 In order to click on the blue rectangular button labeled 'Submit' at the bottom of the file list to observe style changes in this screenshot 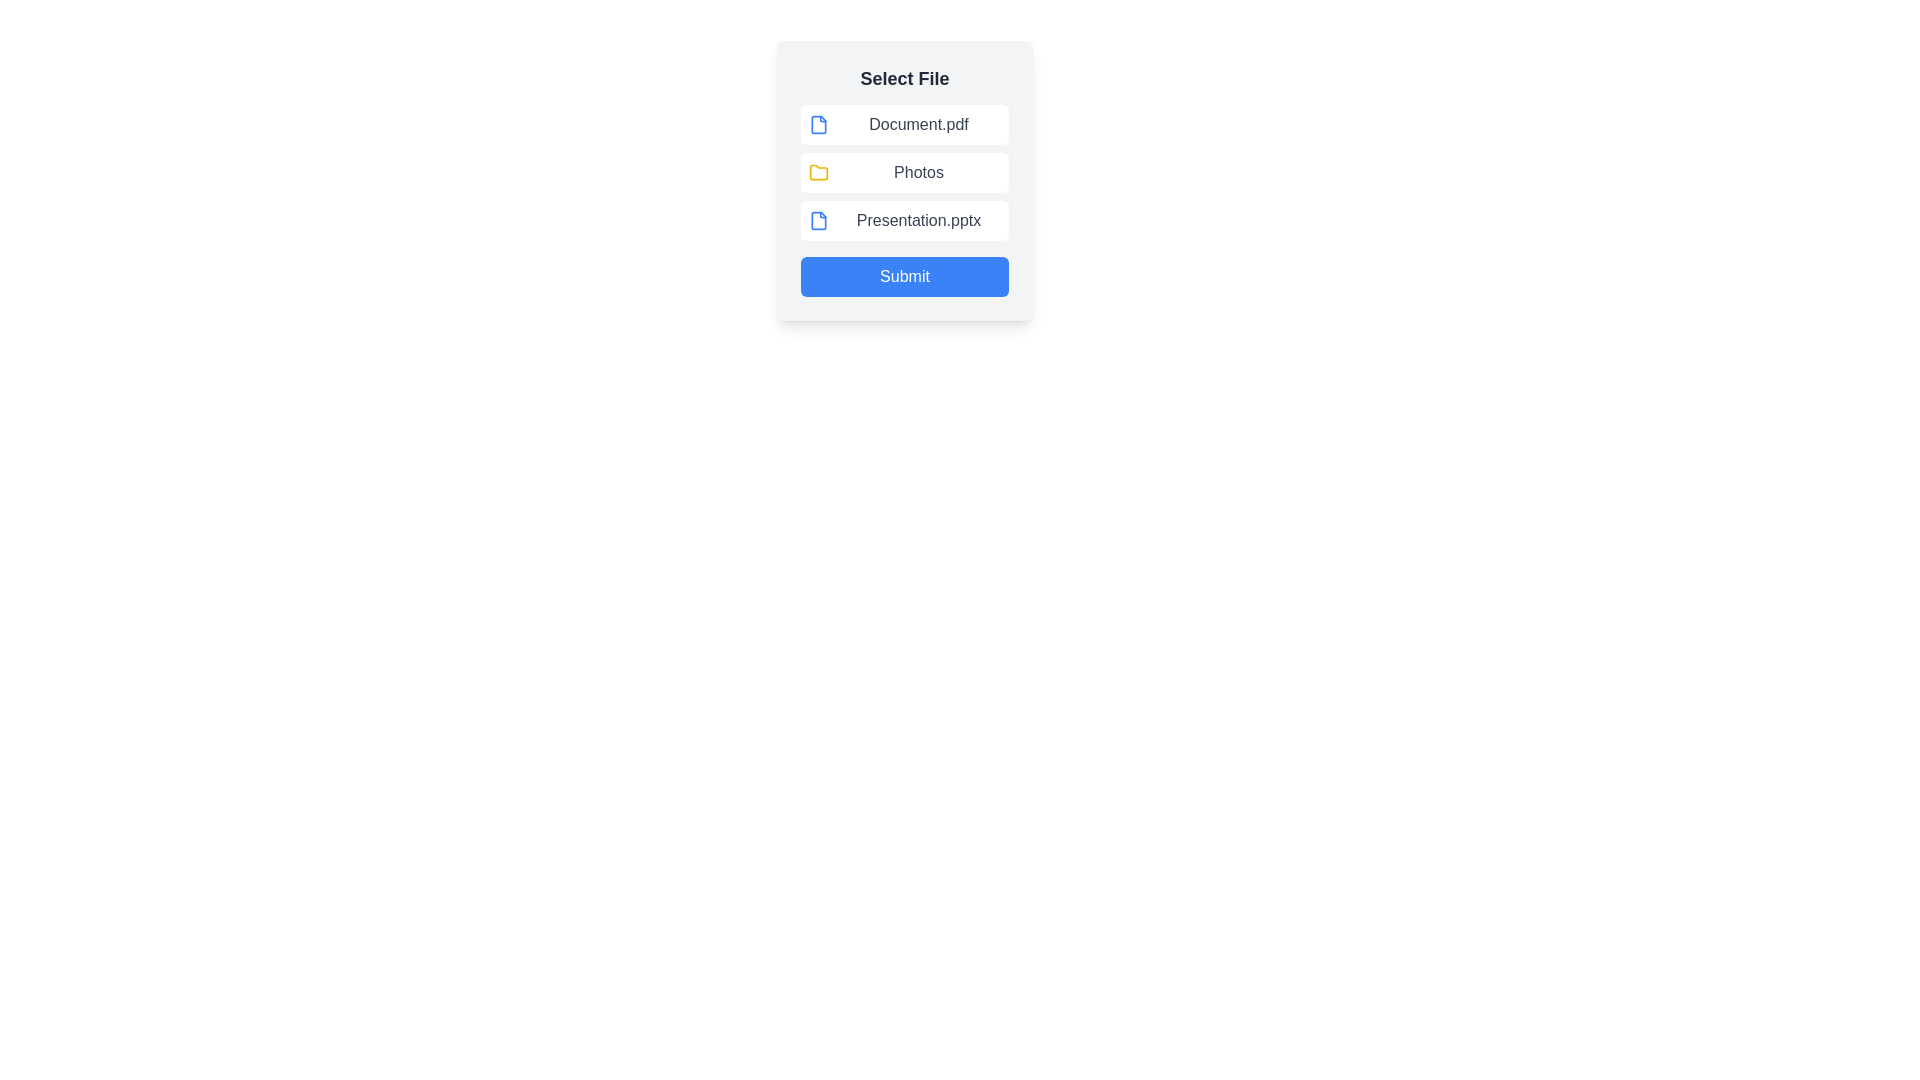, I will do `click(904, 277)`.